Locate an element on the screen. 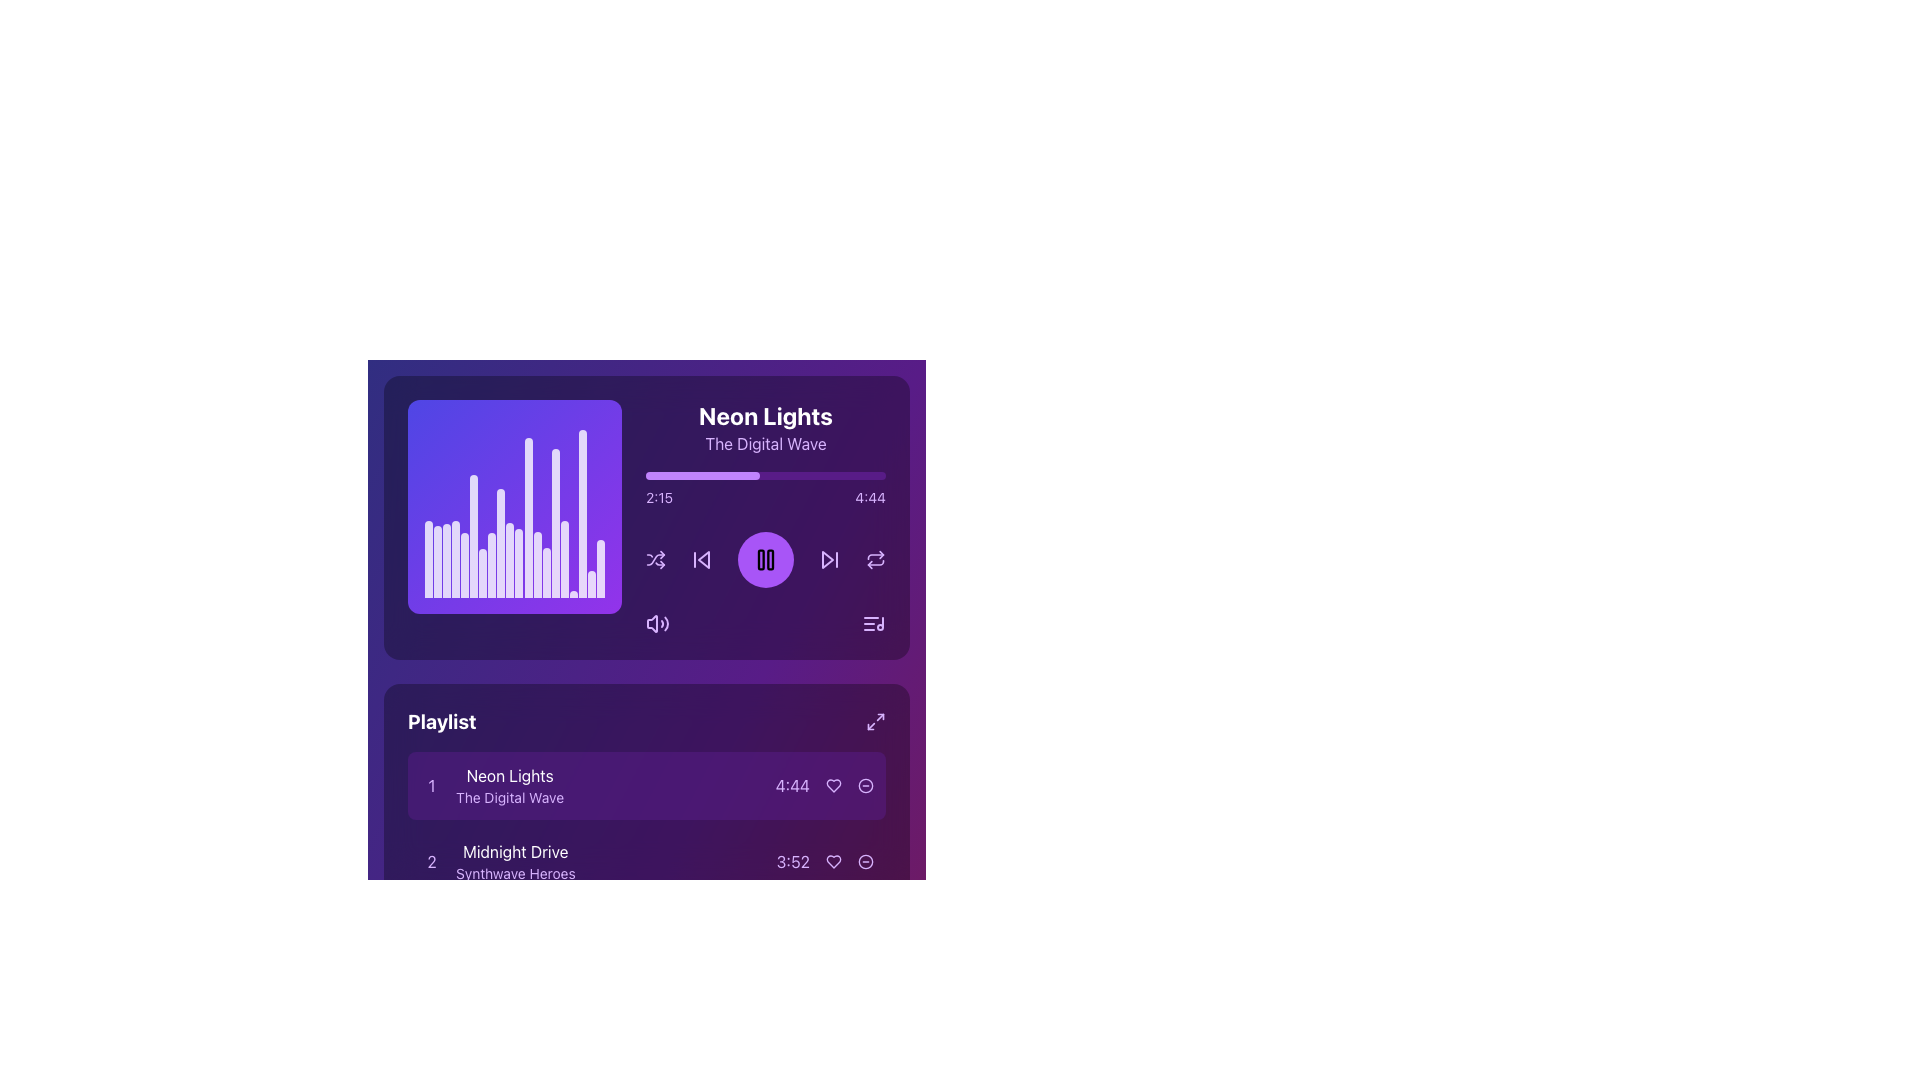 This screenshot has height=1080, width=1920. the numeral '2' styled with a purple font in the 'Midnight Drive' playlist item, which is centered in a square area is located at coordinates (431, 860).